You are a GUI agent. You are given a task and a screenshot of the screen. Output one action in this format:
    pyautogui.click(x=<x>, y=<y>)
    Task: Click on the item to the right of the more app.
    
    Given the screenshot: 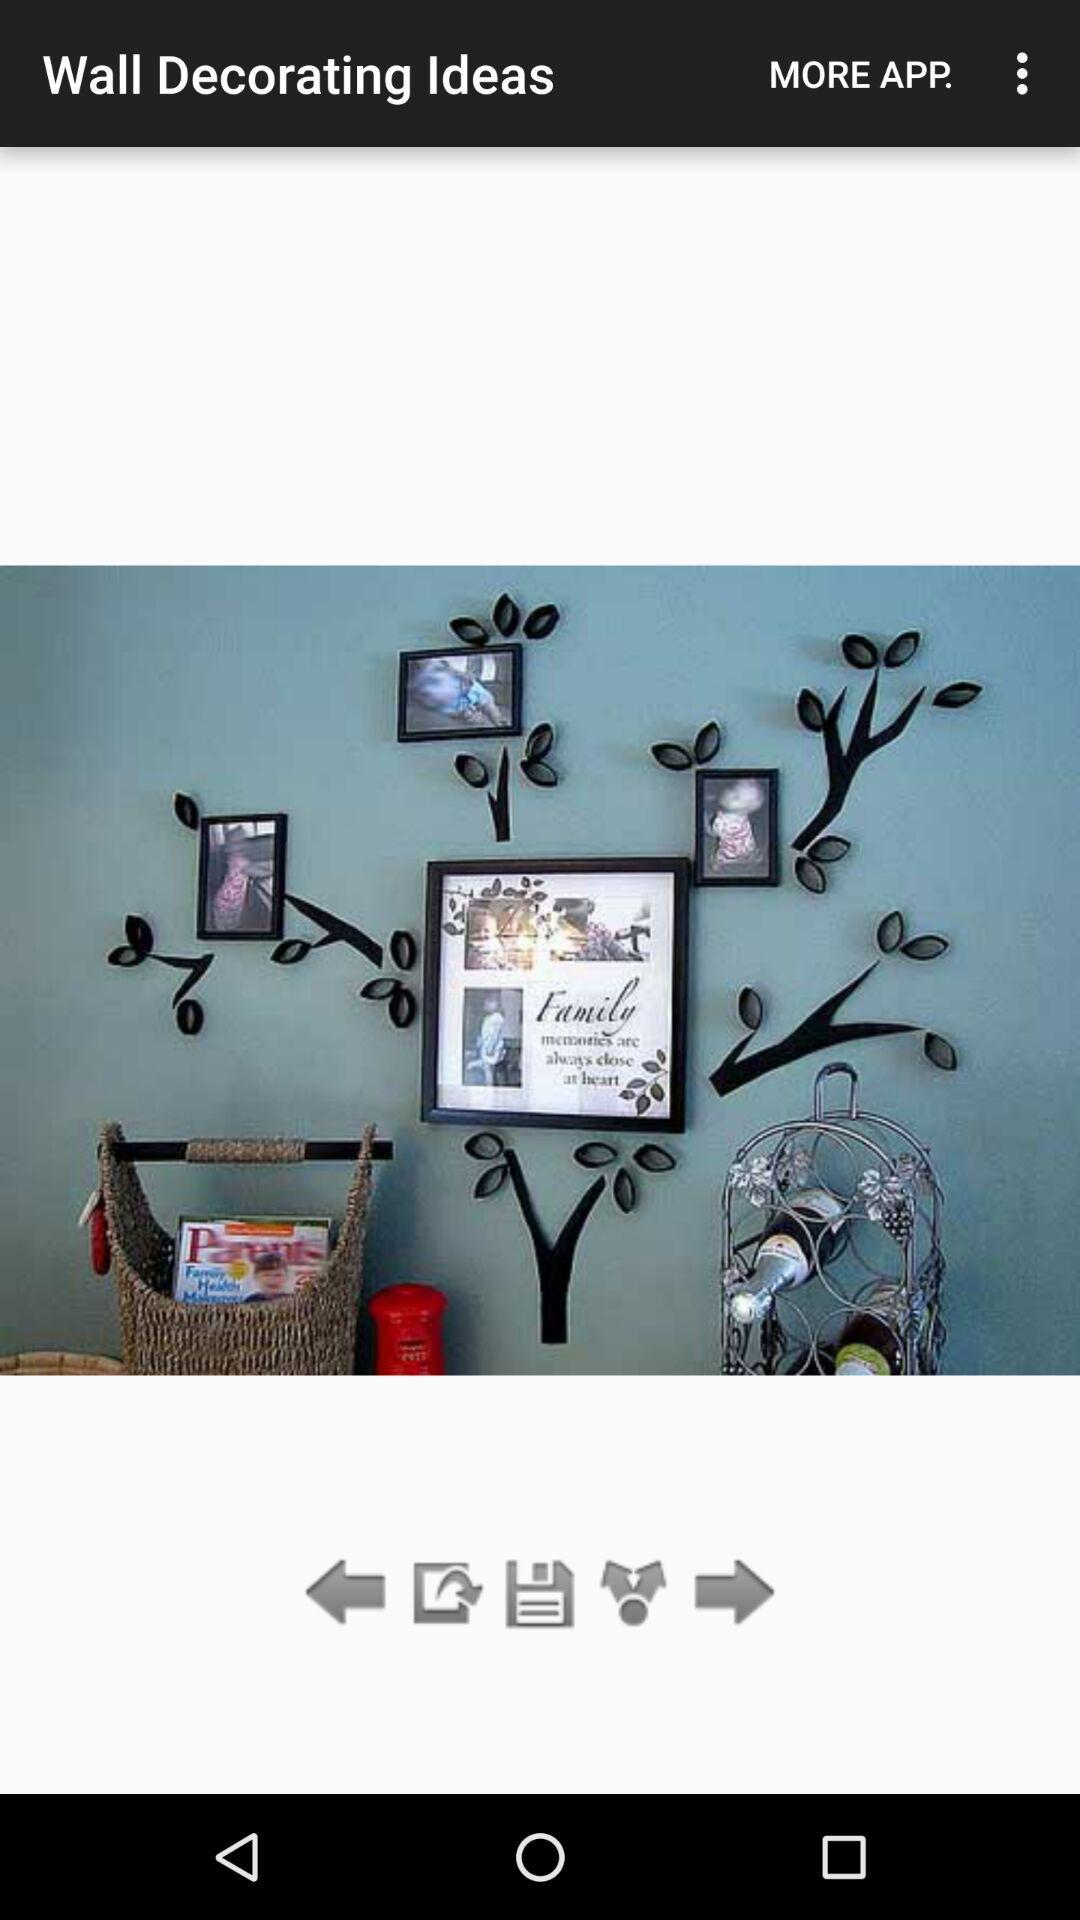 What is the action you would take?
    pyautogui.click(x=1027, y=73)
    